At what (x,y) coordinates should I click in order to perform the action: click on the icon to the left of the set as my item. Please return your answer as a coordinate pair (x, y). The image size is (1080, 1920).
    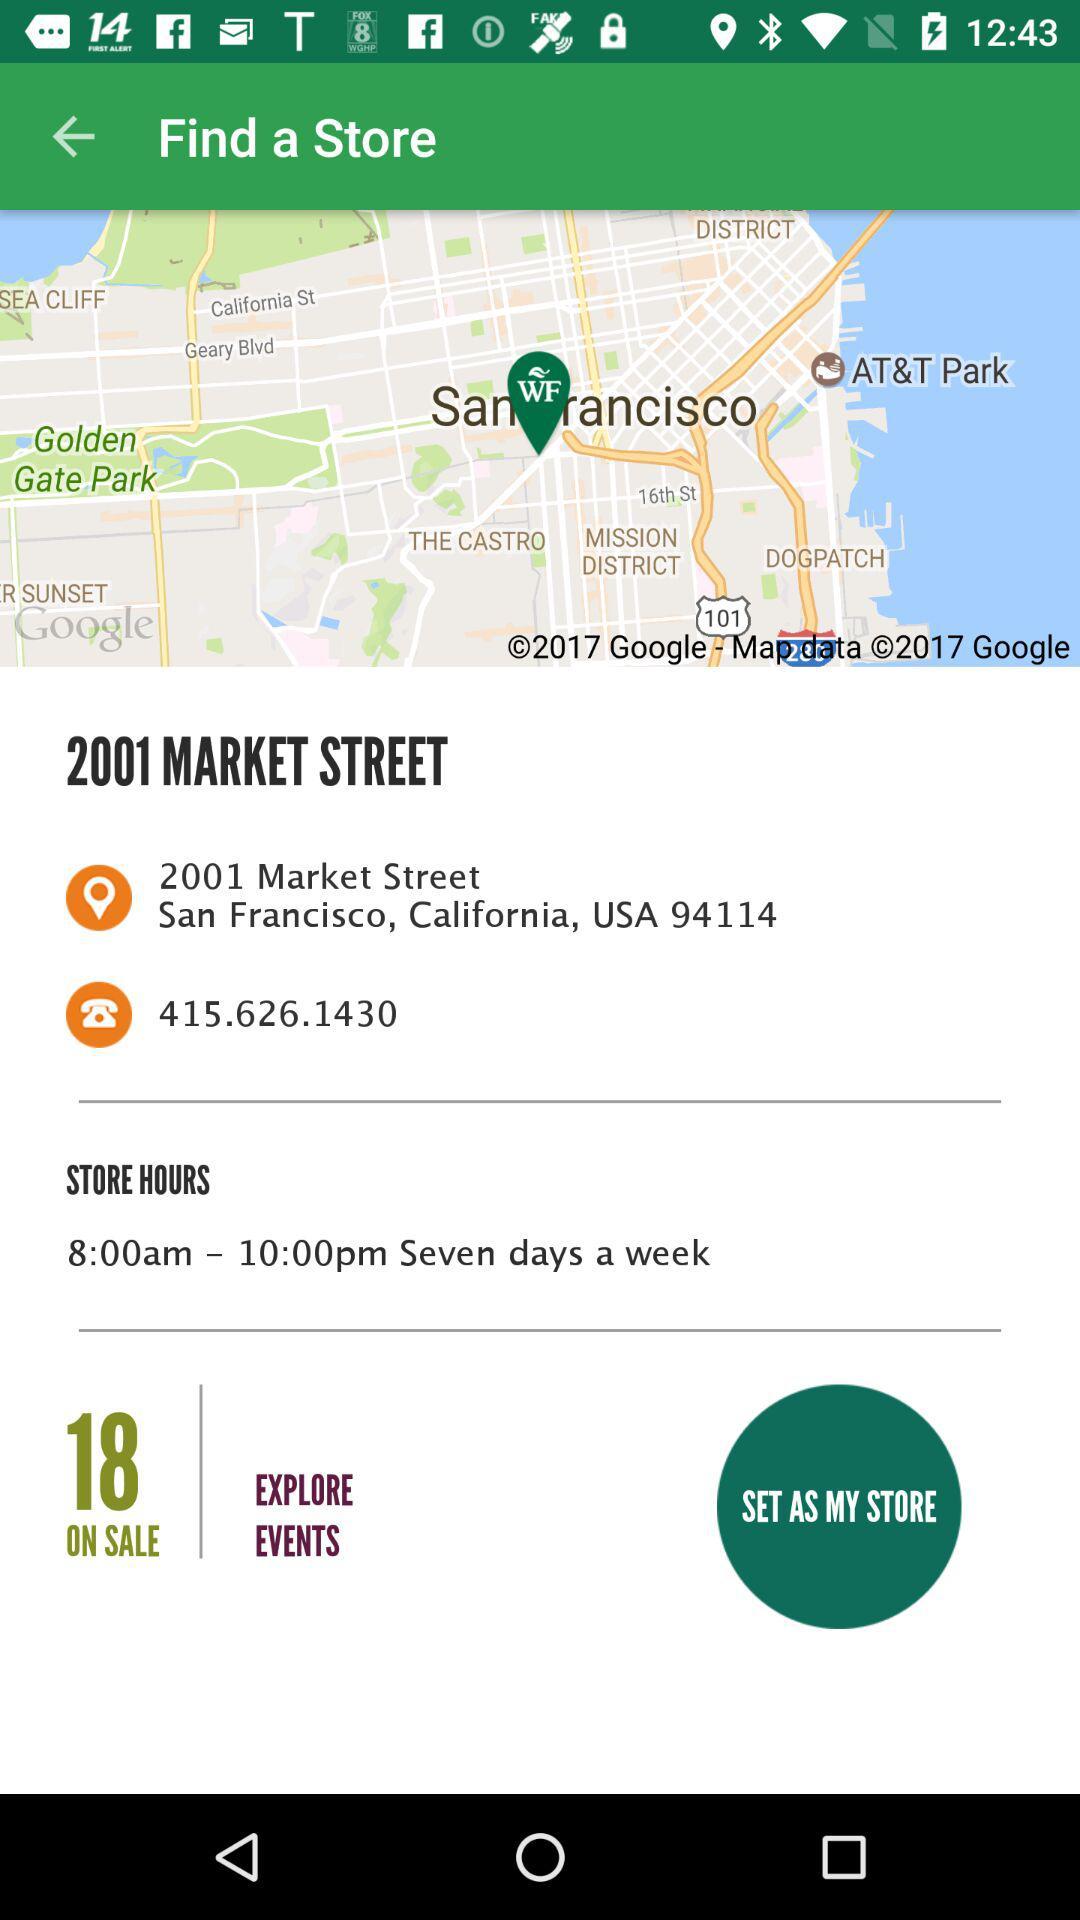
    Looking at the image, I should click on (304, 1475).